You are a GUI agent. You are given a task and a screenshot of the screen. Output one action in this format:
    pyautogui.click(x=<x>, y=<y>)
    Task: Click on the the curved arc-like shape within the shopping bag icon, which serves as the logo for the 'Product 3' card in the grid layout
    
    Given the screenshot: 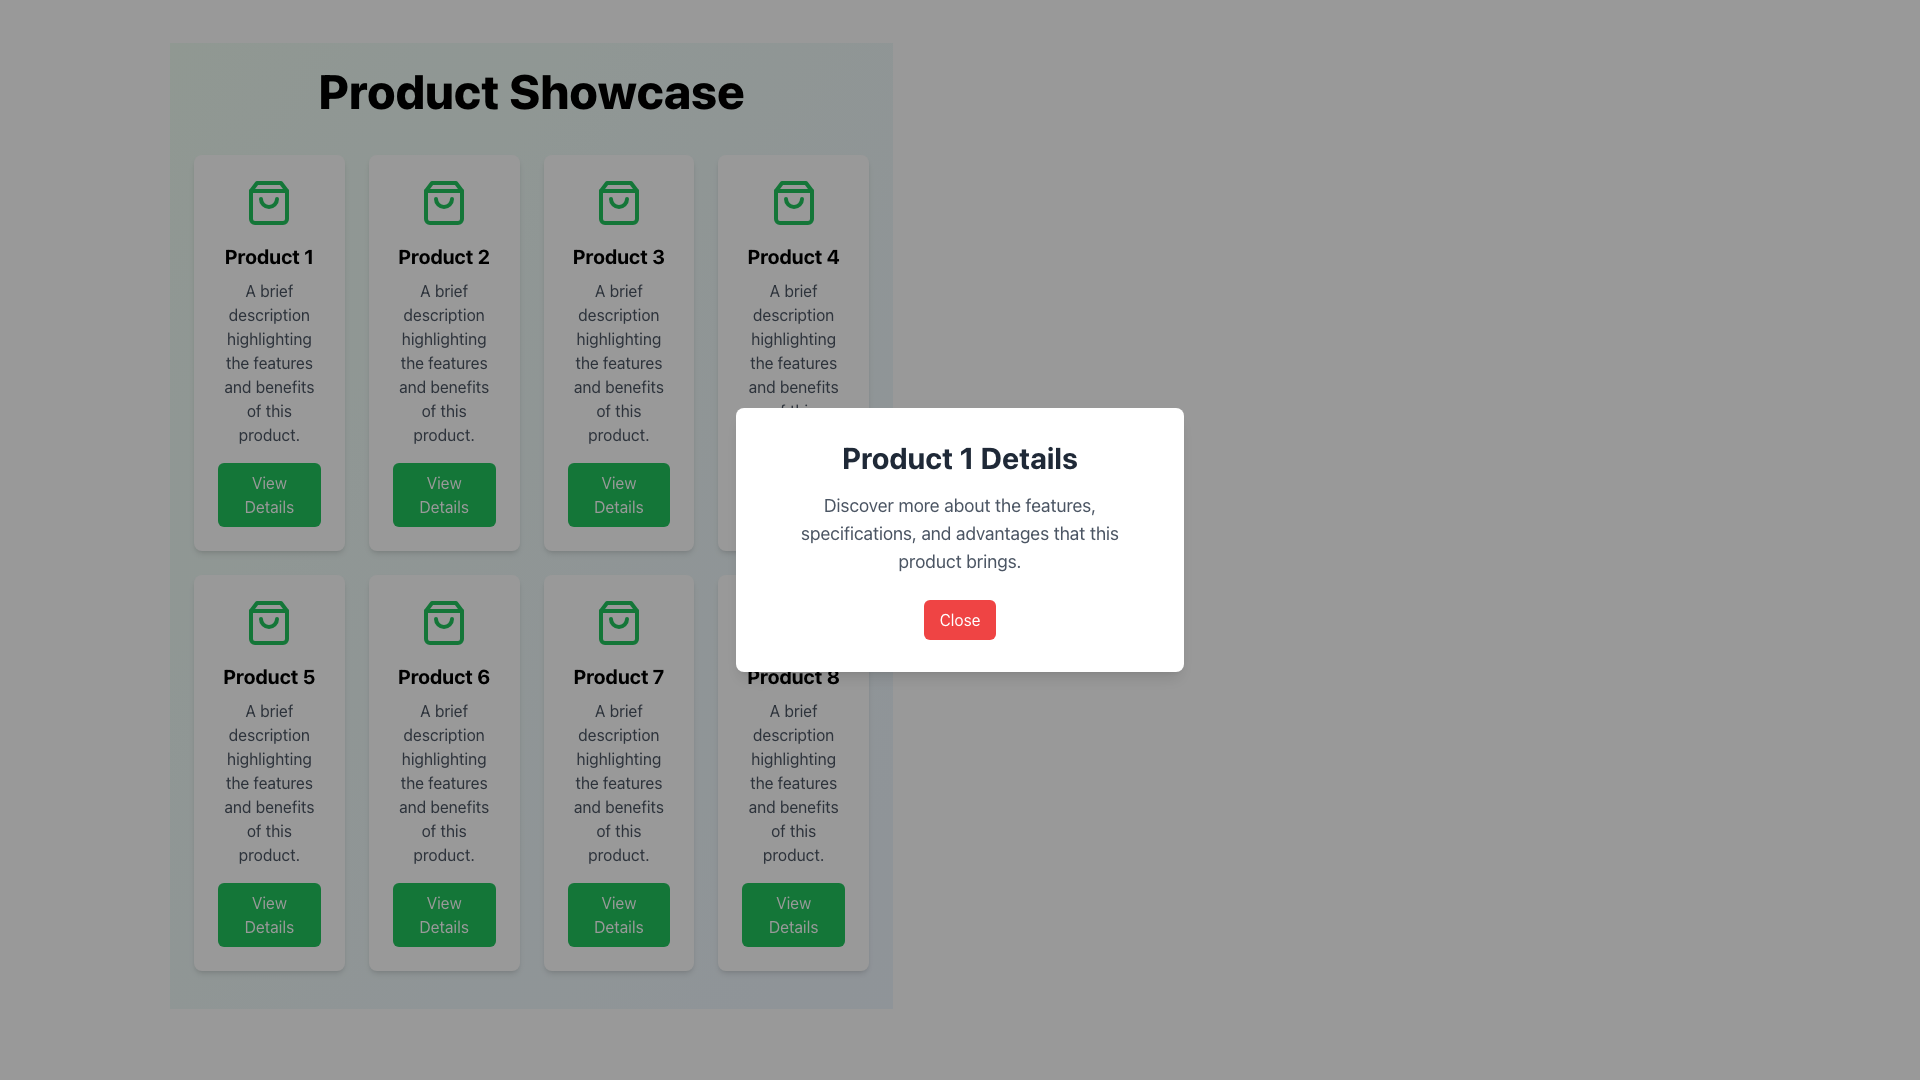 What is the action you would take?
    pyautogui.click(x=617, y=203)
    